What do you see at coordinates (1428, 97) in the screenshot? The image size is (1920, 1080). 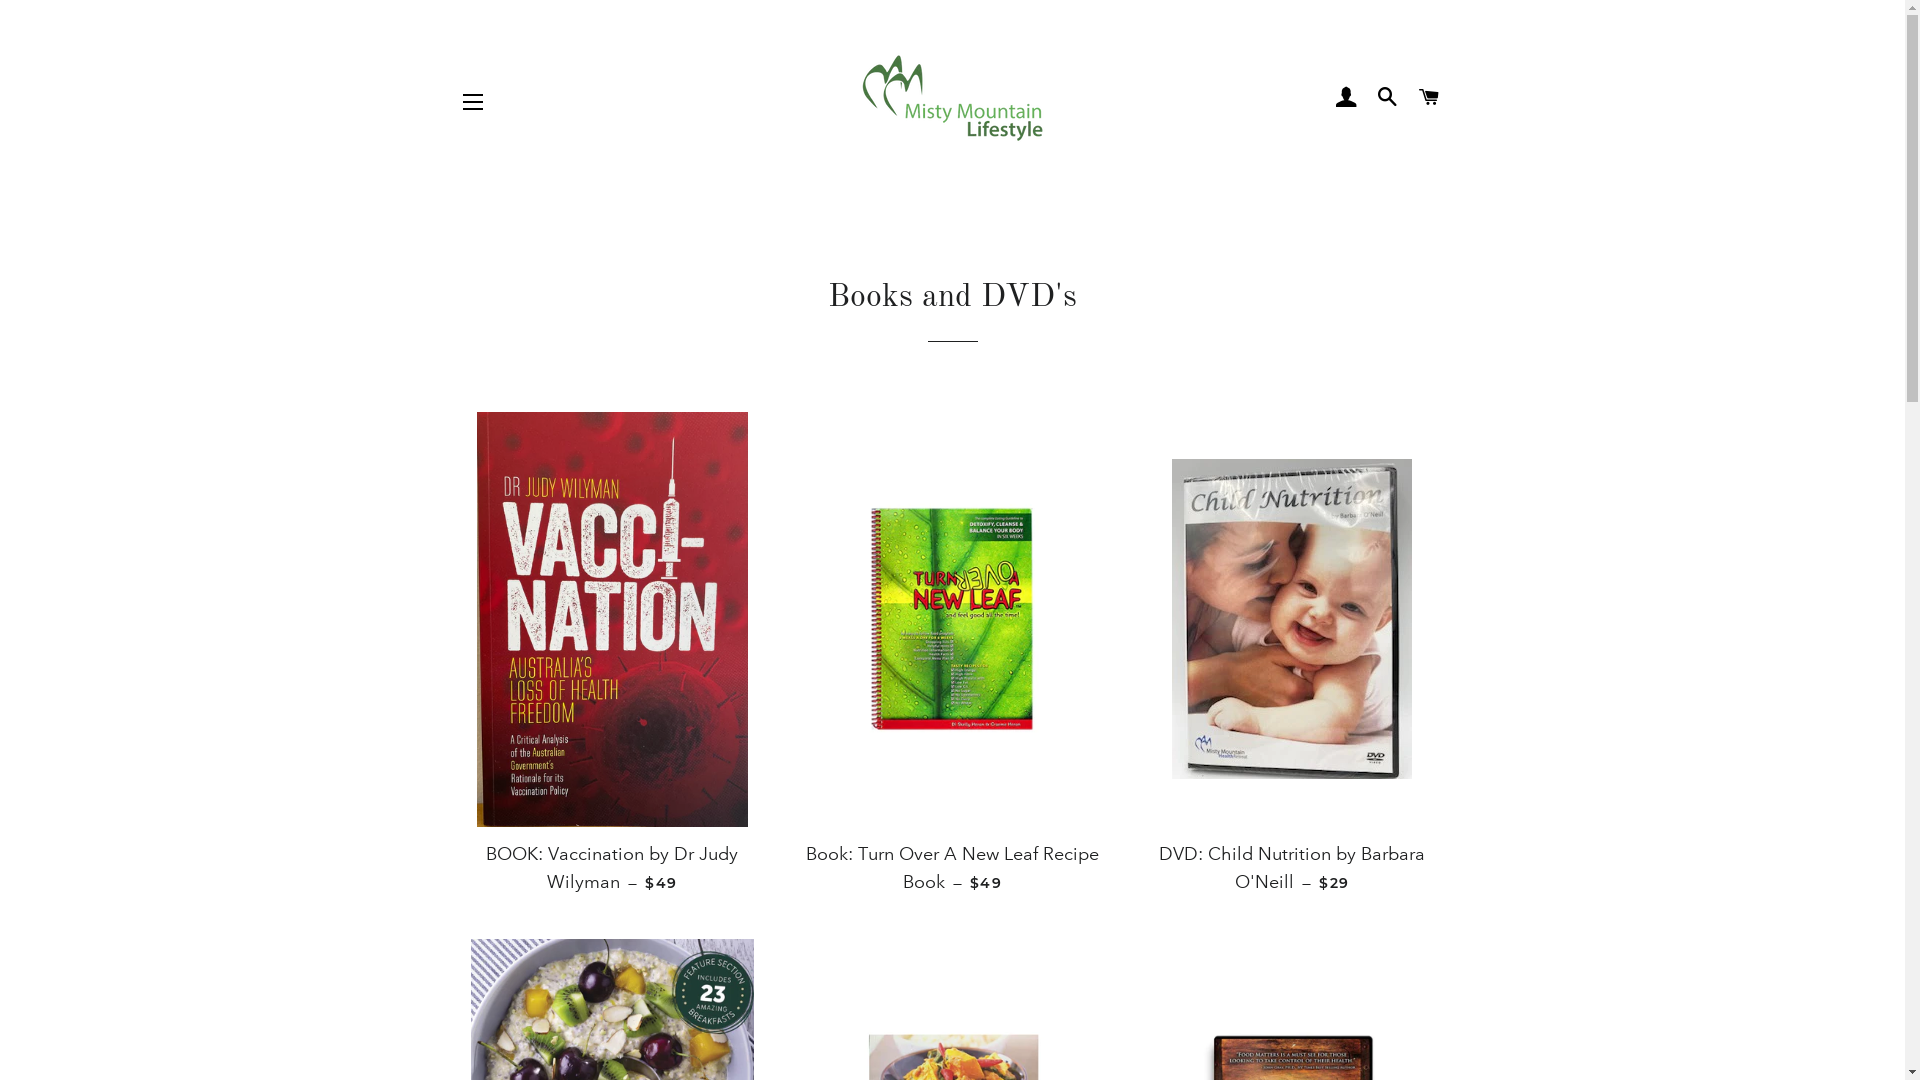 I see `'CART'` at bounding box center [1428, 97].